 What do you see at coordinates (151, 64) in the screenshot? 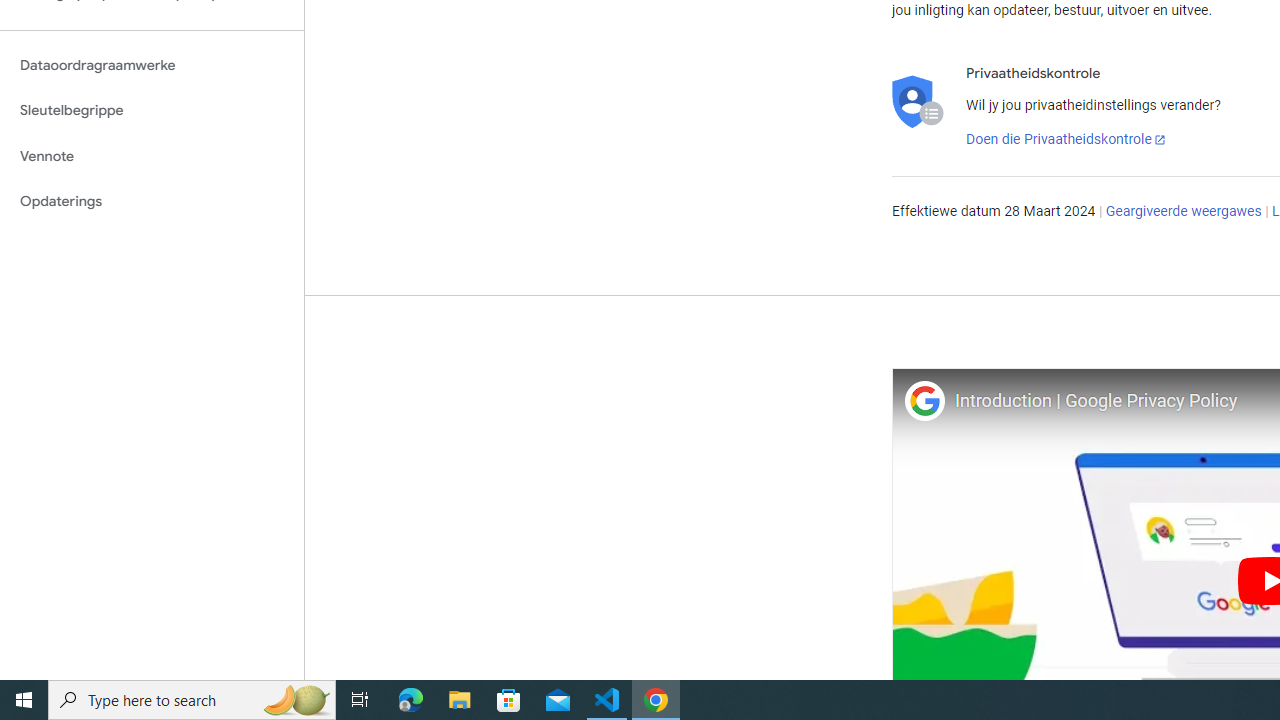
I see `'Dataoordragraamwerke'` at bounding box center [151, 64].